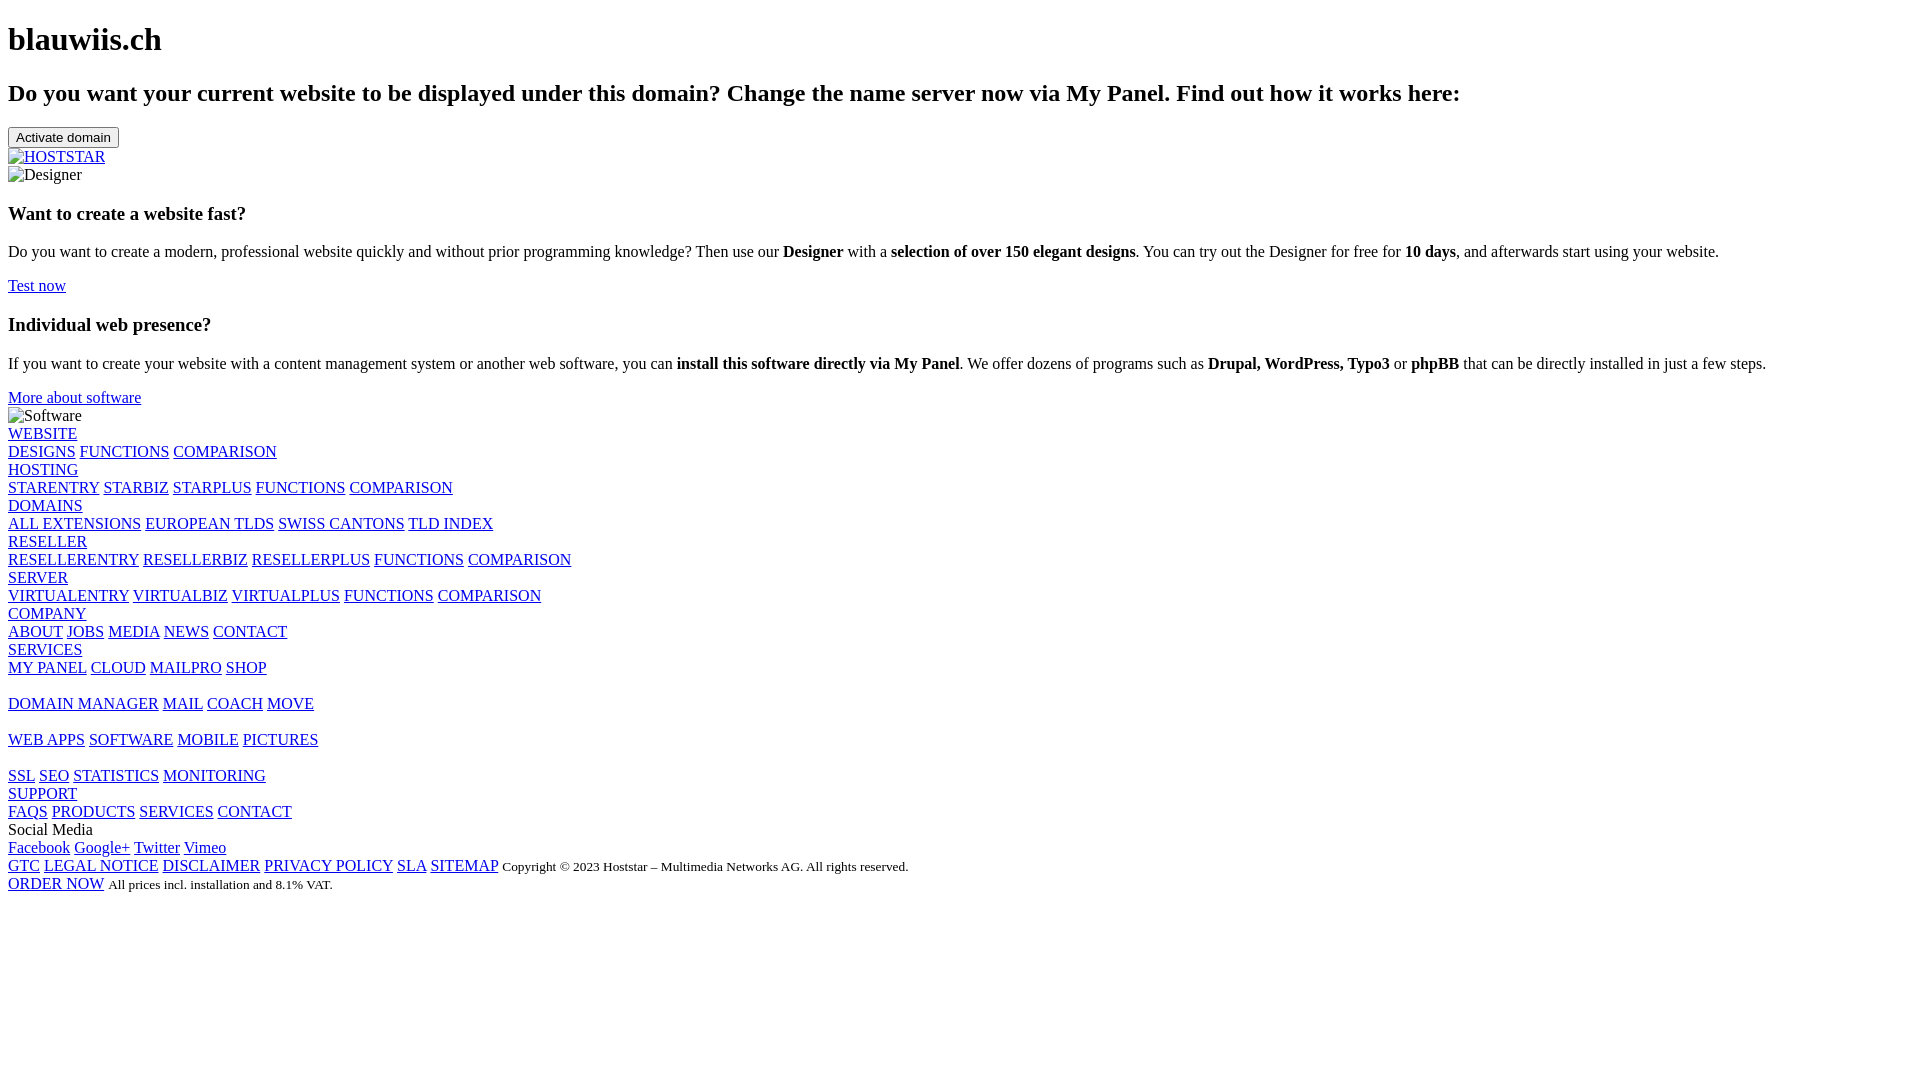 The height and width of the screenshot is (1080, 1920). Describe the element at coordinates (82, 702) in the screenshot. I see `'DOMAIN MANAGER'` at that location.